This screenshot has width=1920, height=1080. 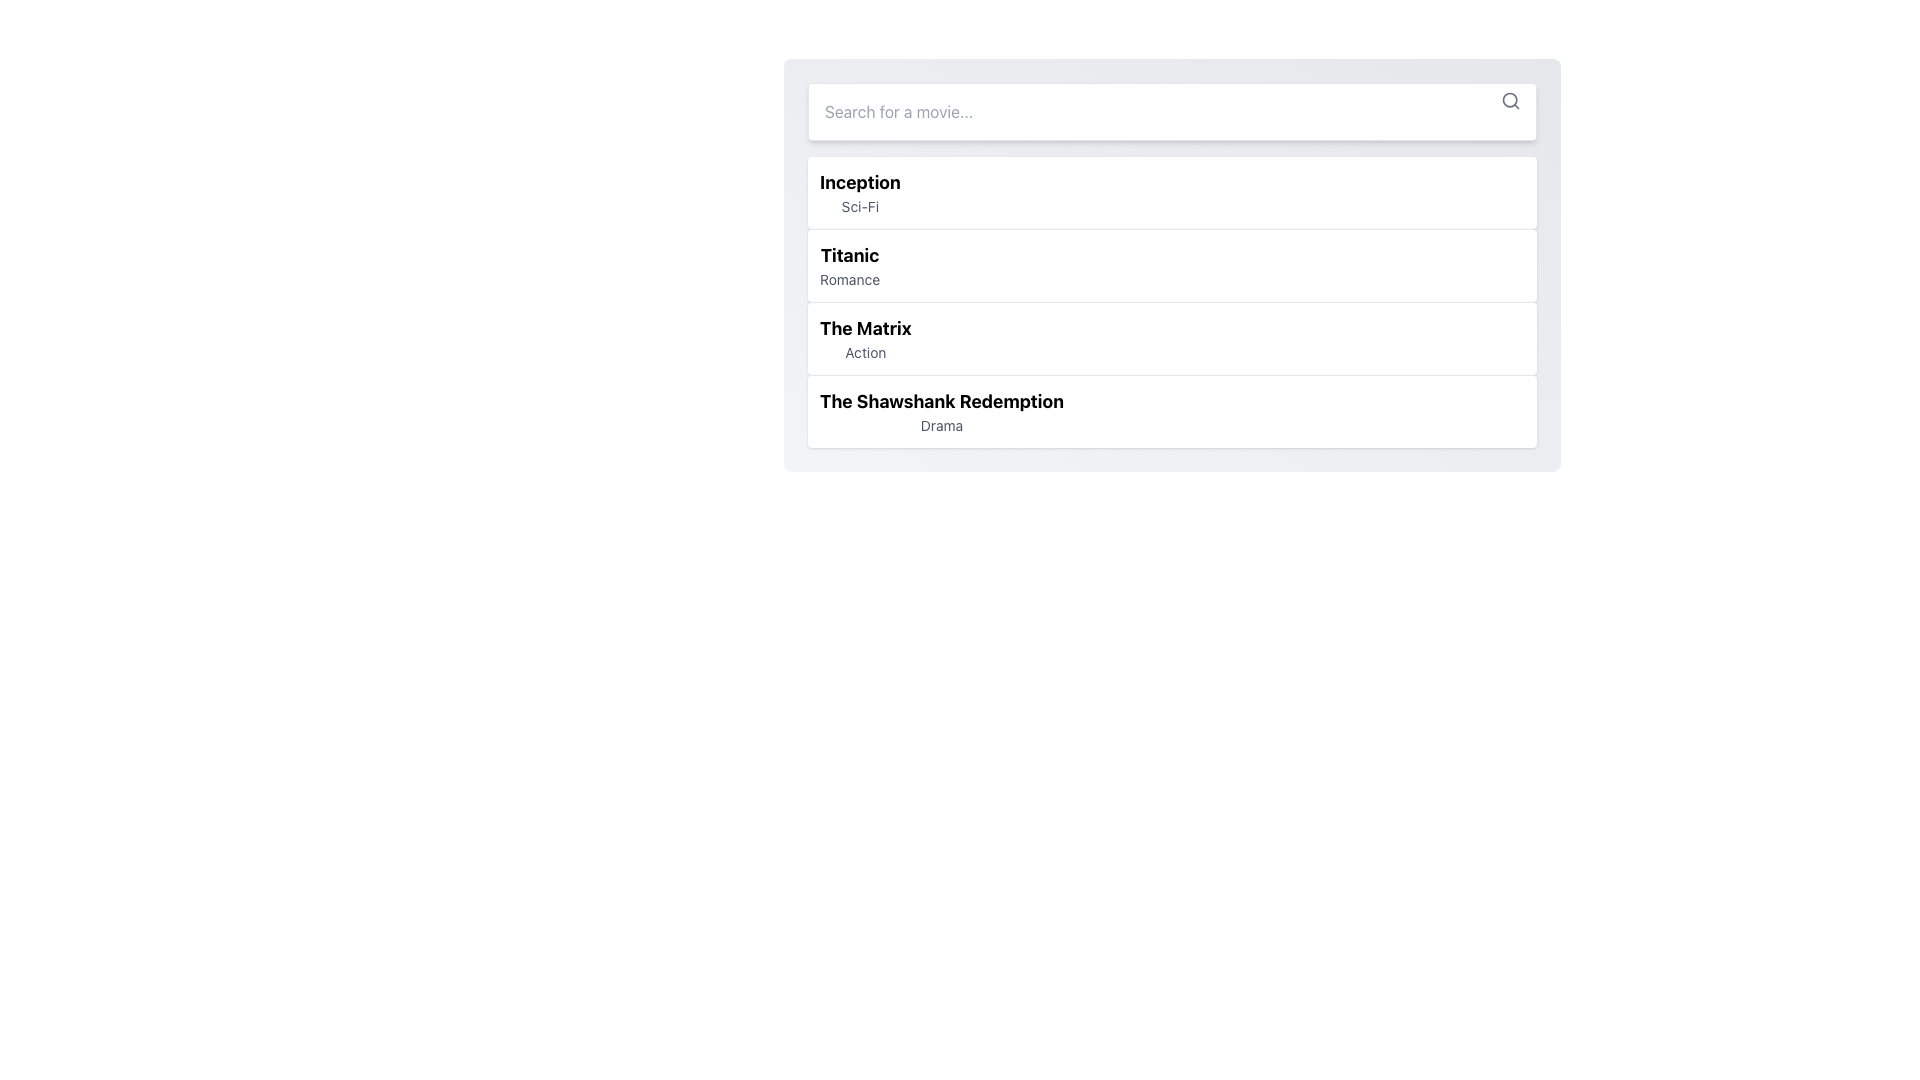 What do you see at coordinates (1172, 192) in the screenshot?
I see `the first list item representing the movie 'Inception'` at bounding box center [1172, 192].